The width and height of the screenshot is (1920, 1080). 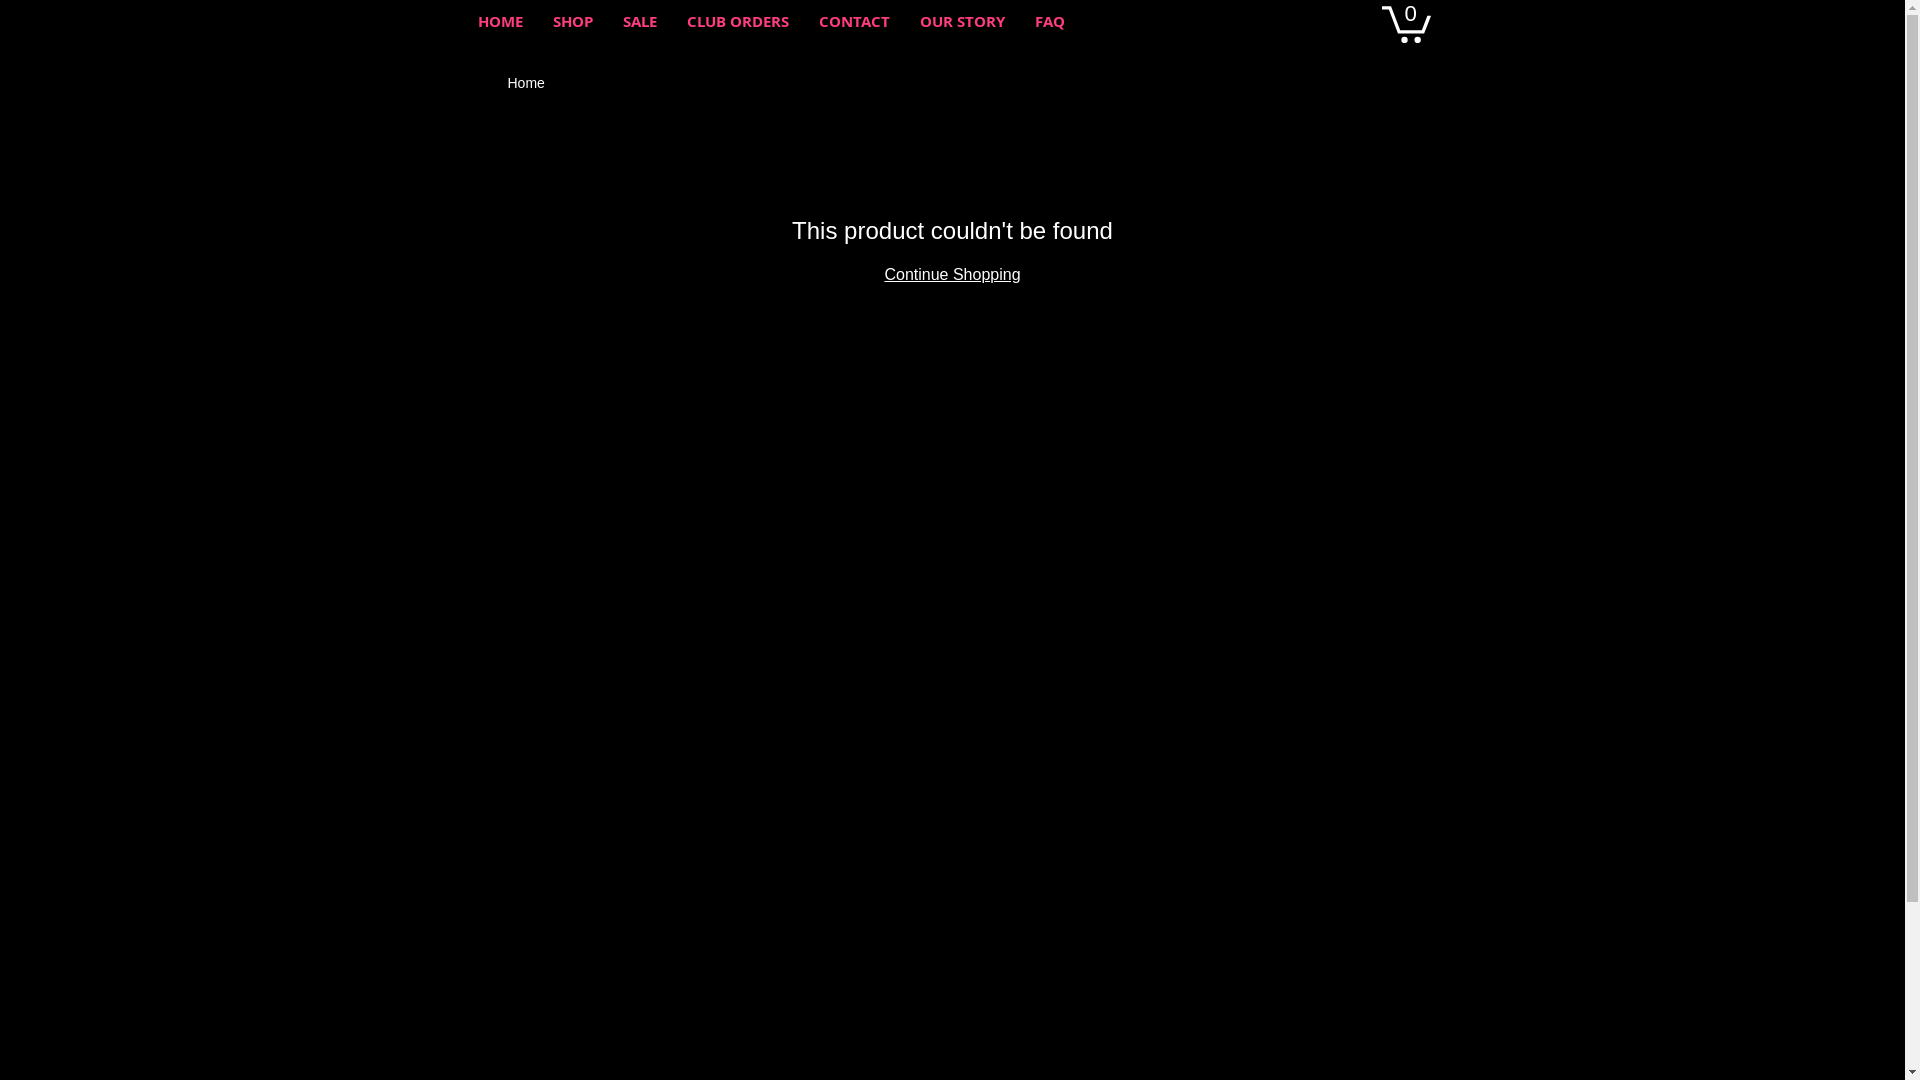 What do you see at coordinates (638, 22) in the screenshot?
I see `'SALE'` at bounding box center [638, 22].